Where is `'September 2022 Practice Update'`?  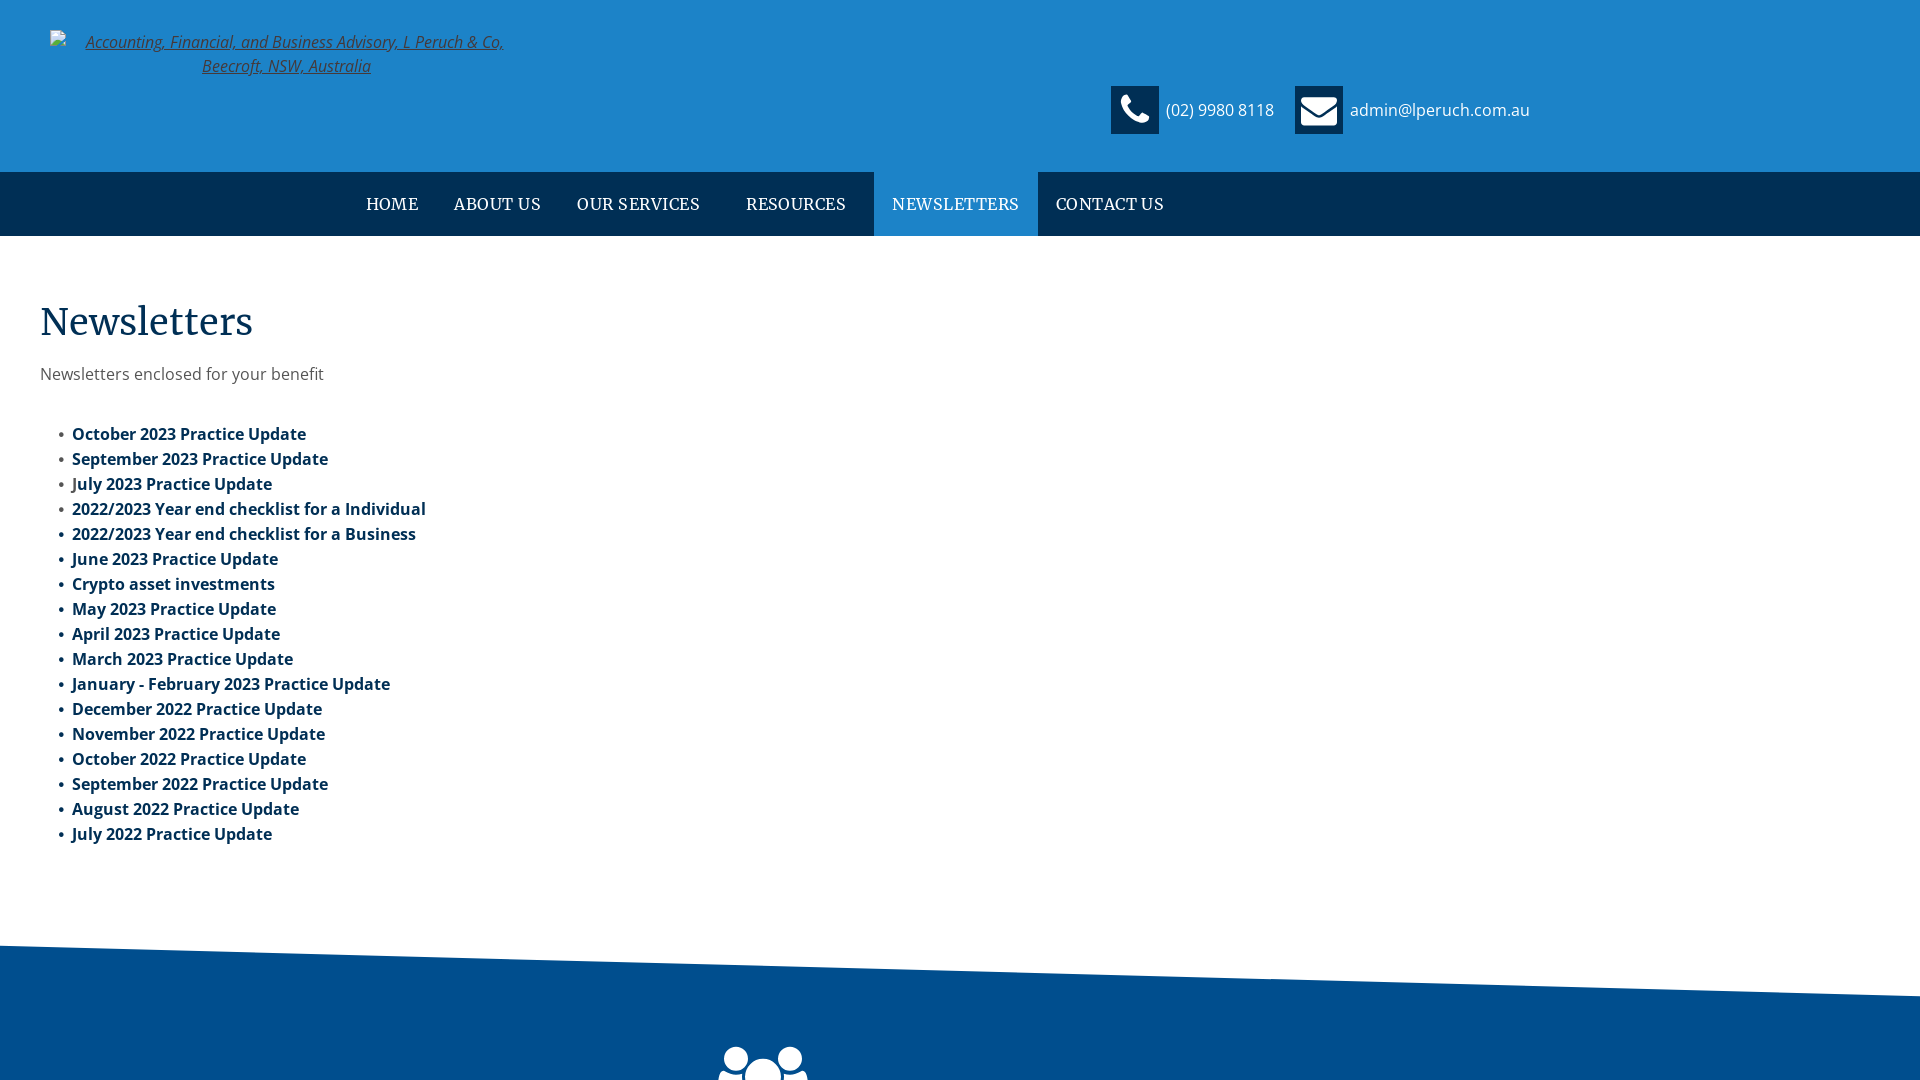 'September 2022 Practice Update' is located at coordinates (200, 782).